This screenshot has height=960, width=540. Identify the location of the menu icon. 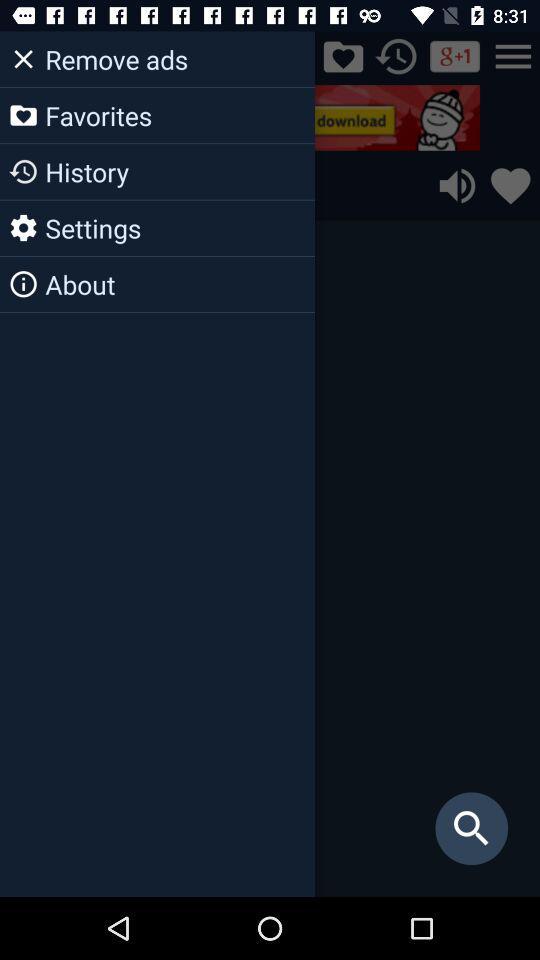
(513, 55).